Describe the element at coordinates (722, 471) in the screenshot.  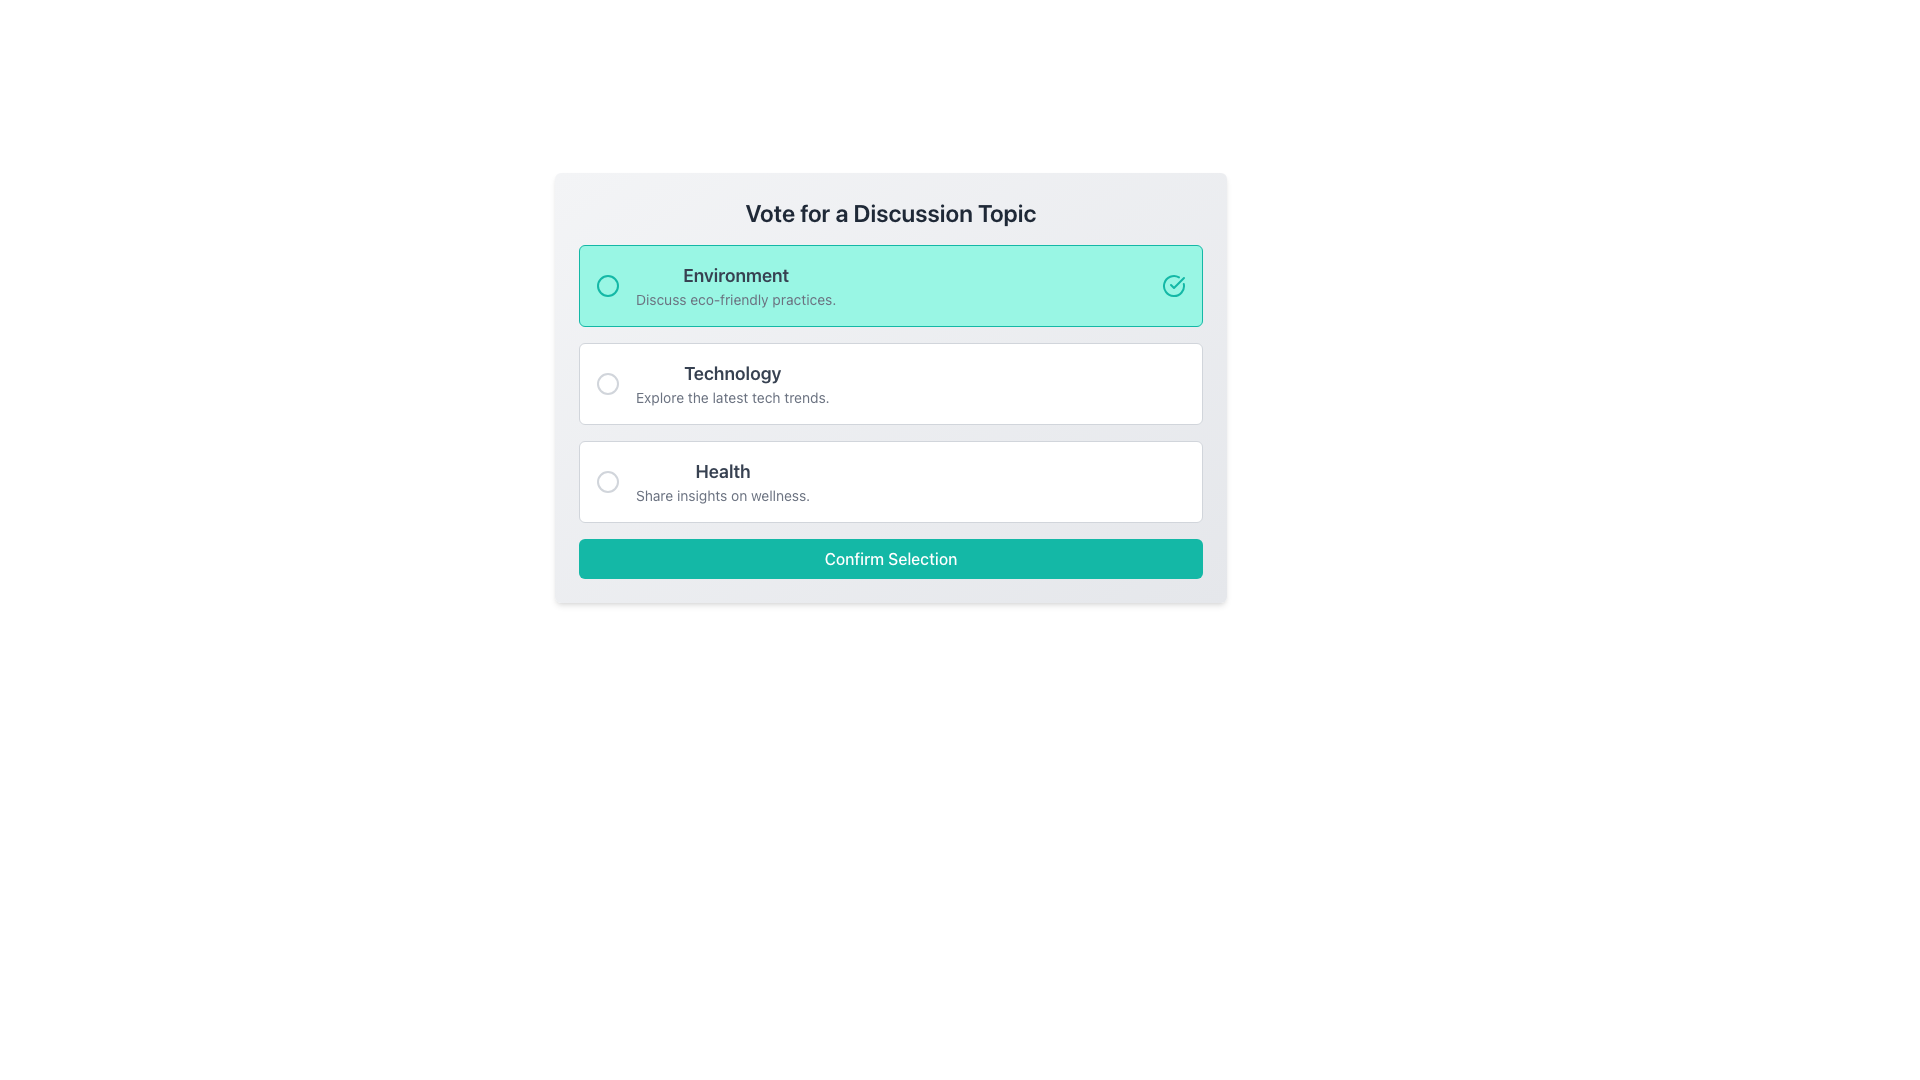
I see `the text label for the selectable discussion topic 'Health', which is positioned centrally under 'Technology' and above the 'Confirm Selection' button` at that location.